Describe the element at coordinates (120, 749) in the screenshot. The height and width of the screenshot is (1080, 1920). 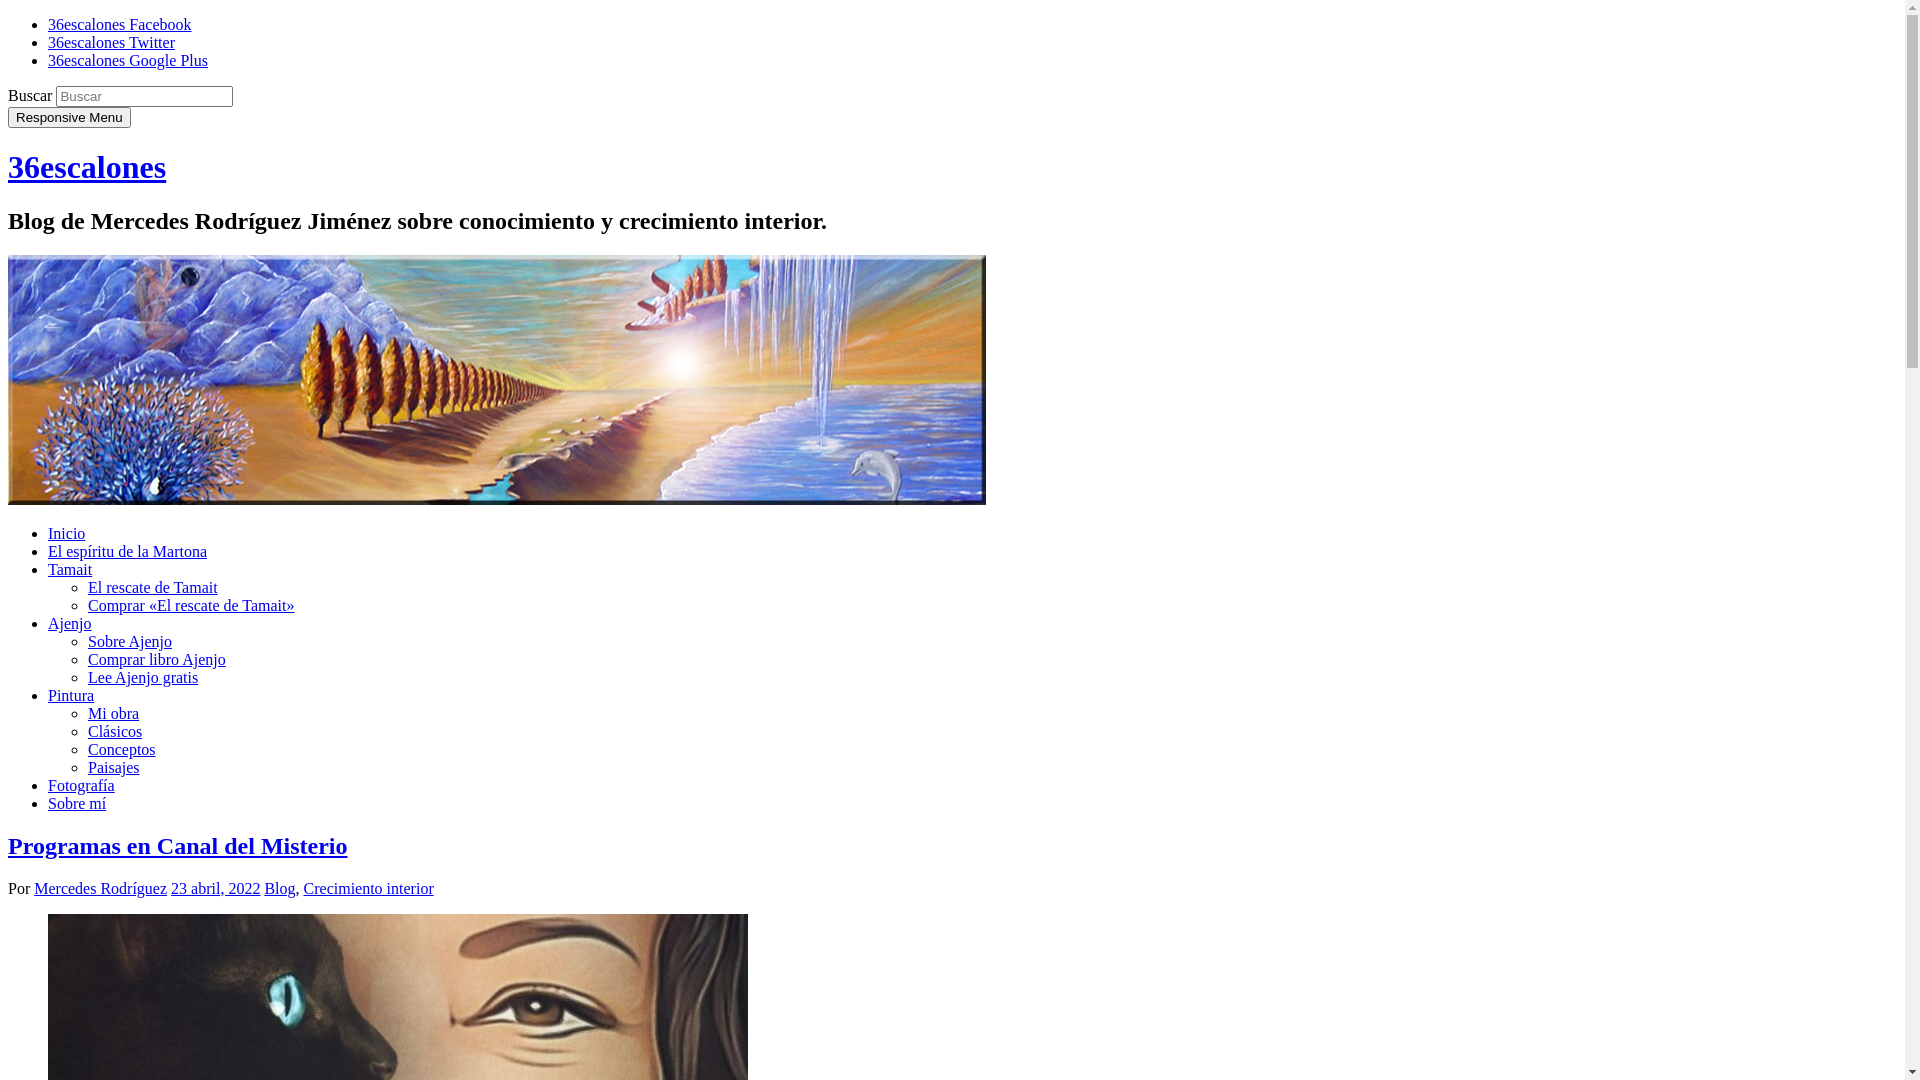
I see `'Conceptos'` at that location.